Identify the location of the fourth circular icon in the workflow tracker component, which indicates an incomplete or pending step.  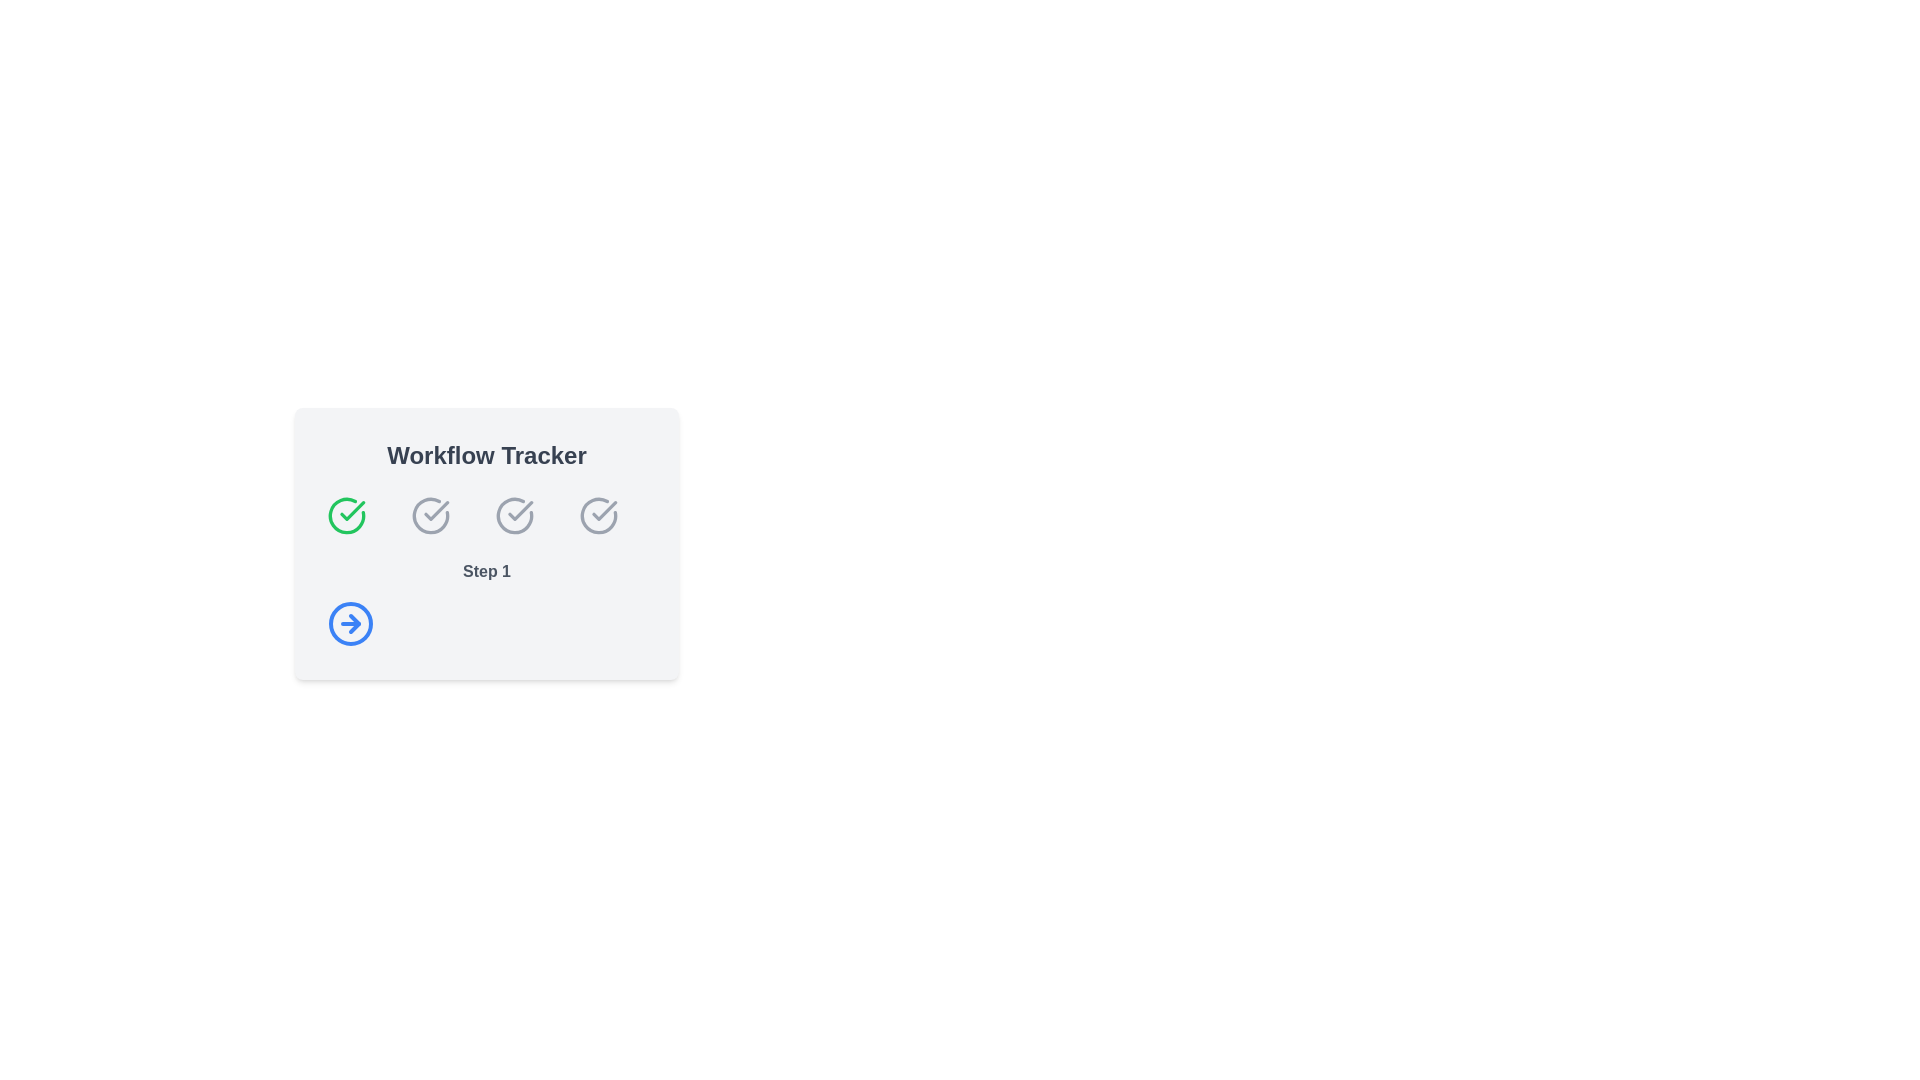
(598, 515).